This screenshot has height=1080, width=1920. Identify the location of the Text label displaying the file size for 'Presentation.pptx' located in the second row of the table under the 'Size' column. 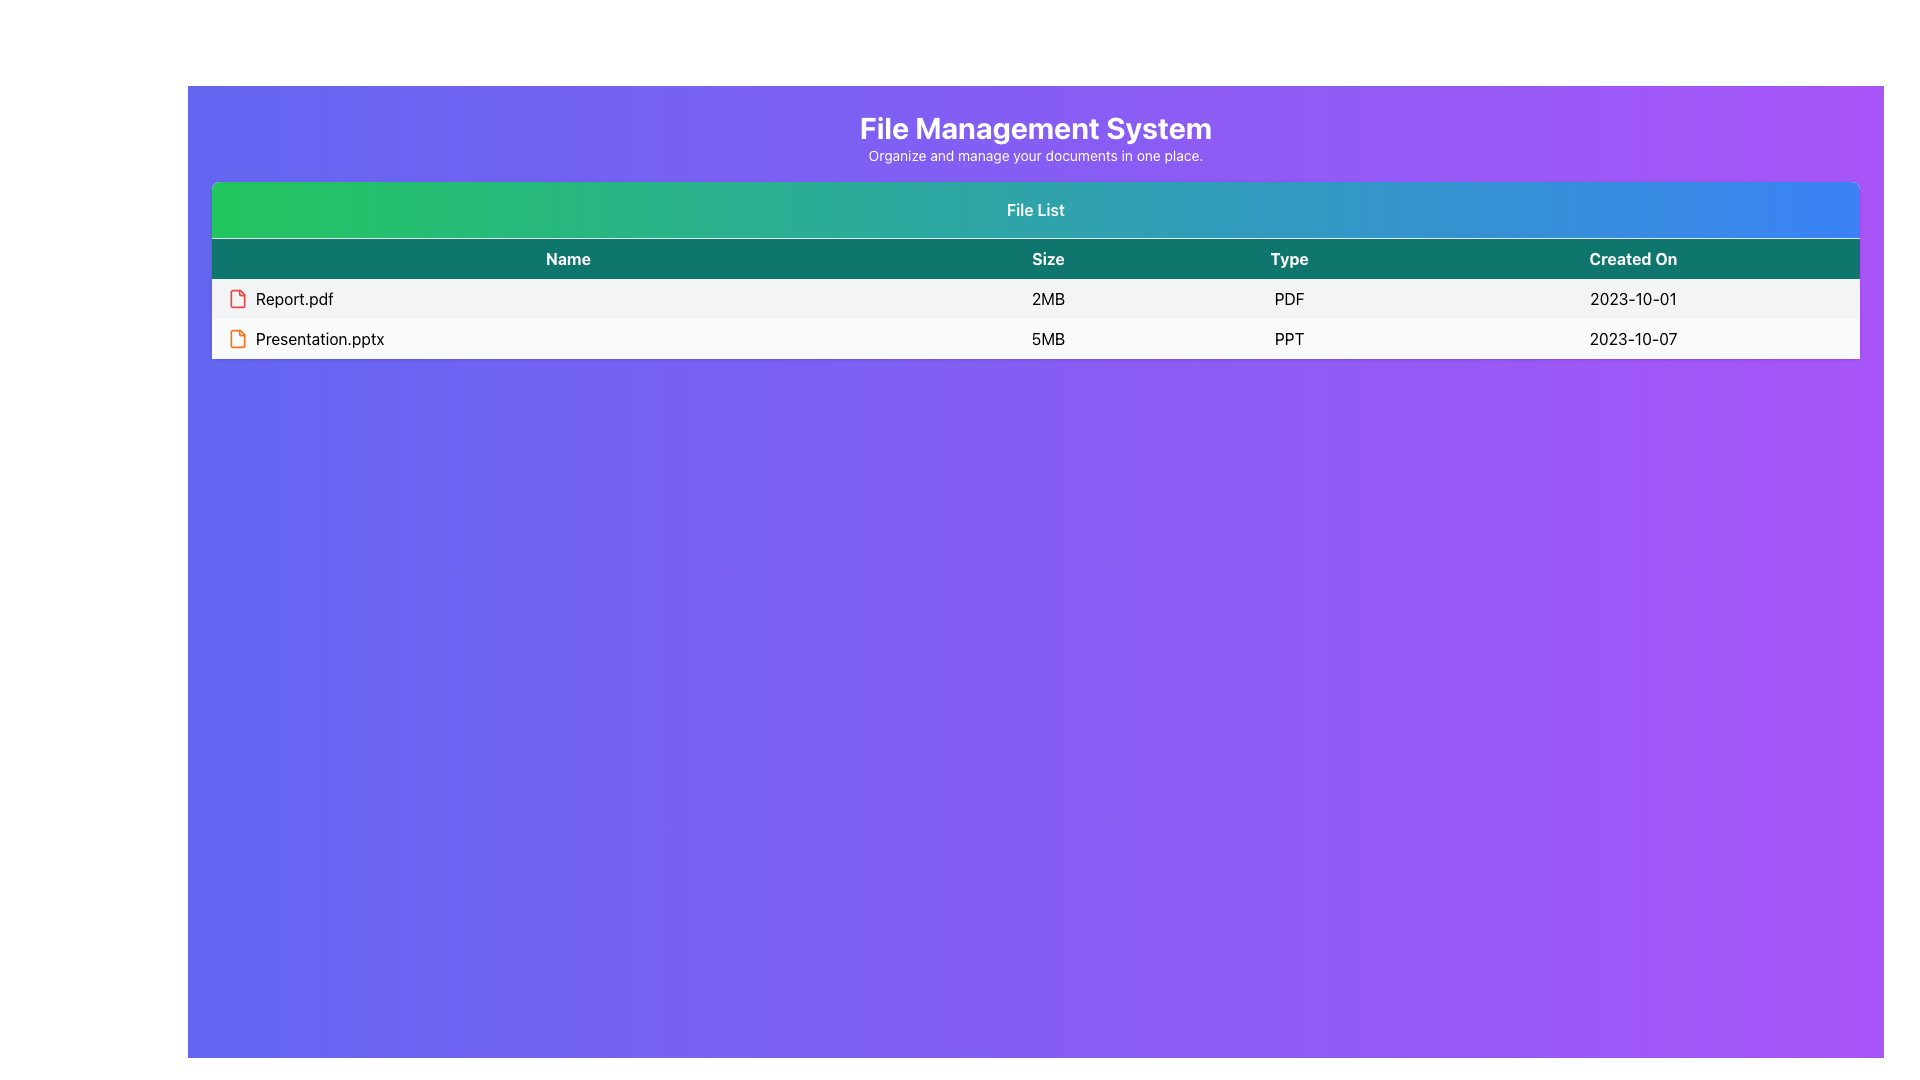
(1047, 338).